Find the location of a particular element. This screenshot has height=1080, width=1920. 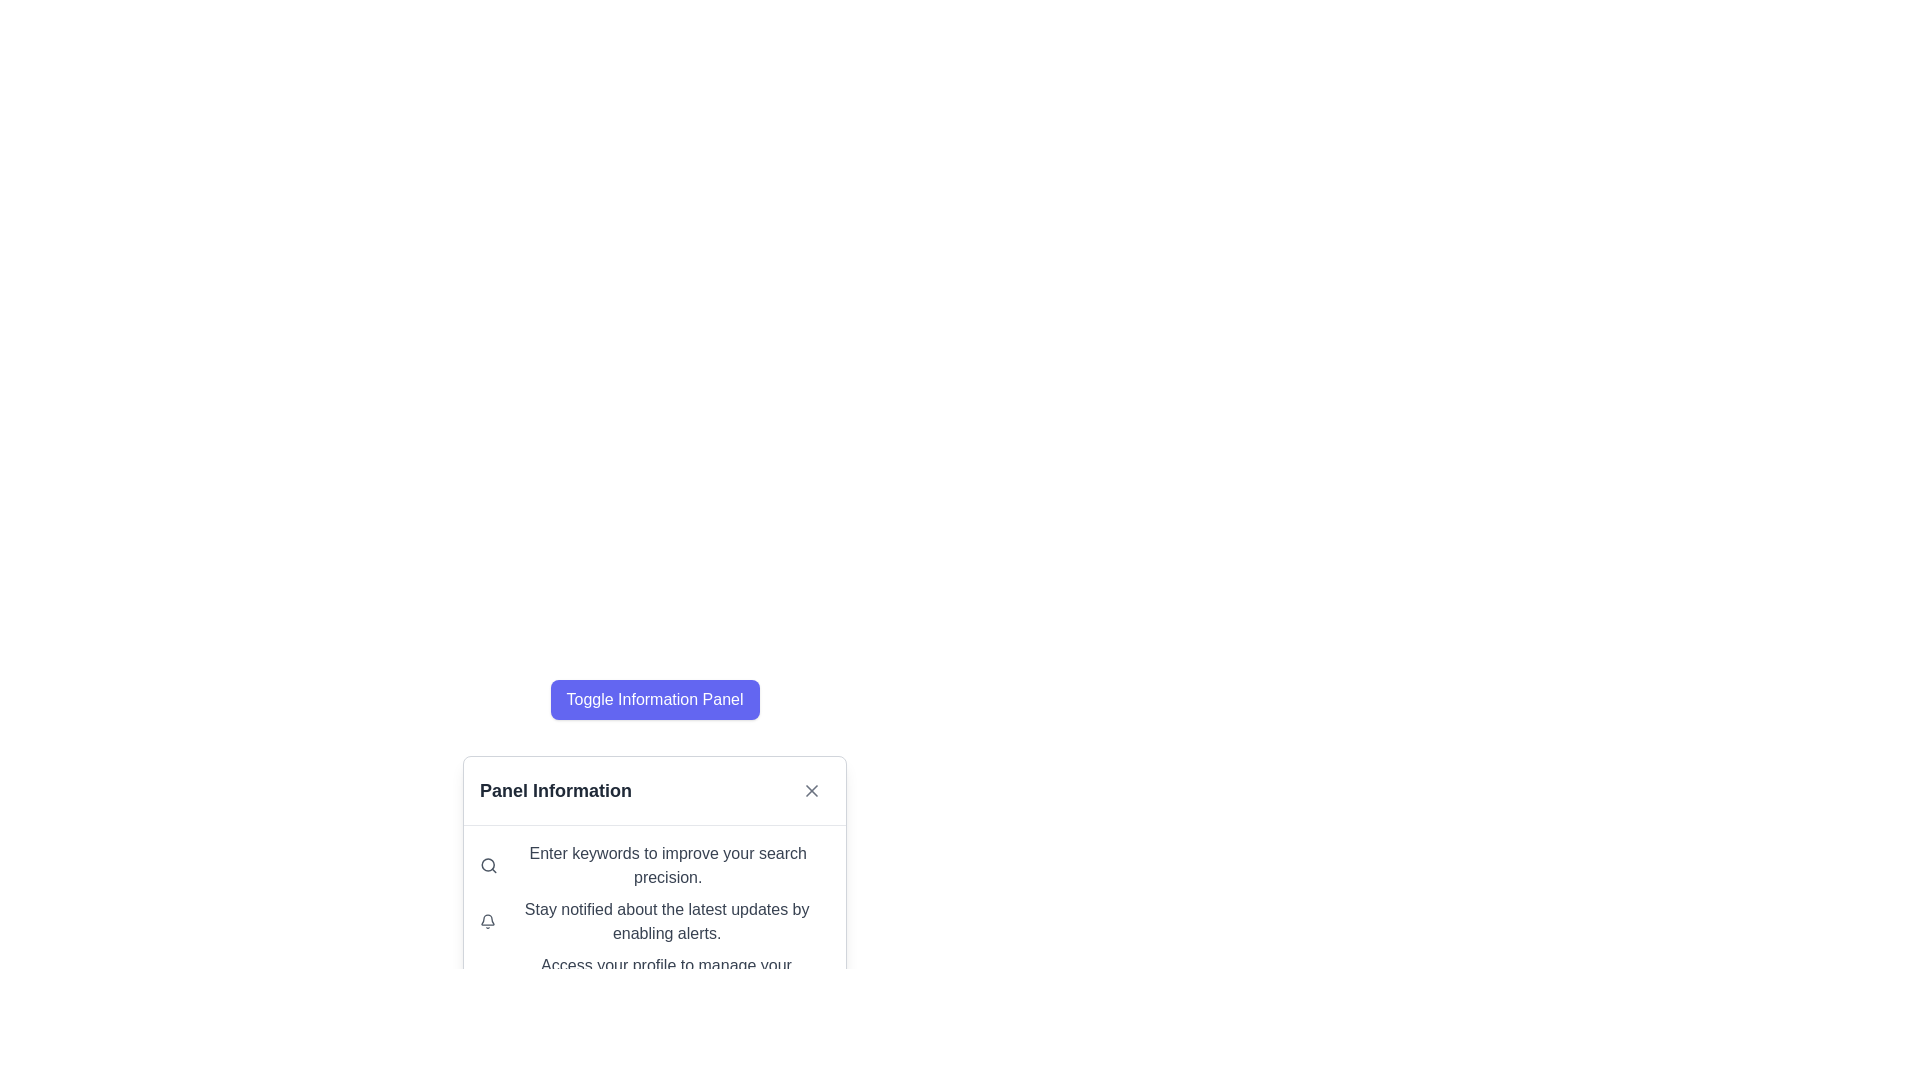

informational text with an icon that suggests entering keywords to refine search results, located at the top of the panel is located at coordinates (654, 865).